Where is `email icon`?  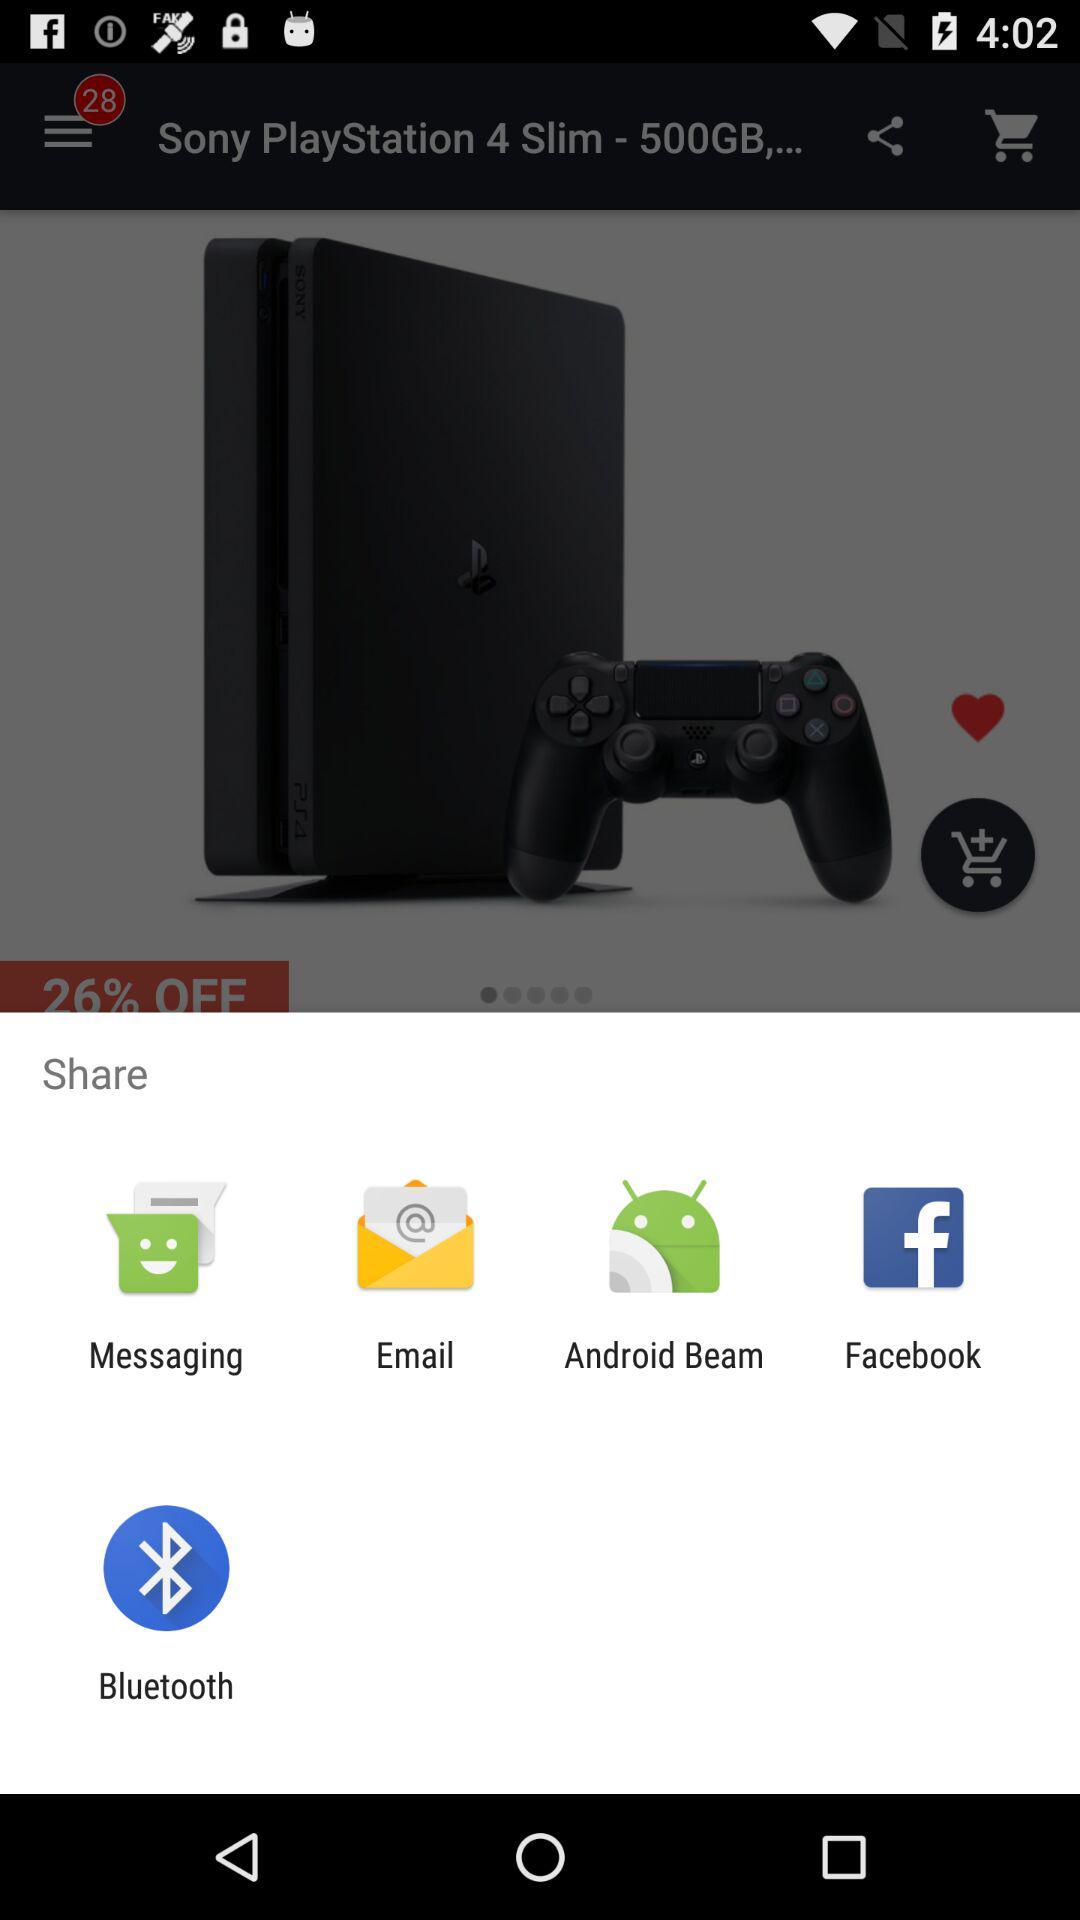
email icon is located at coordinates (414, 1374).